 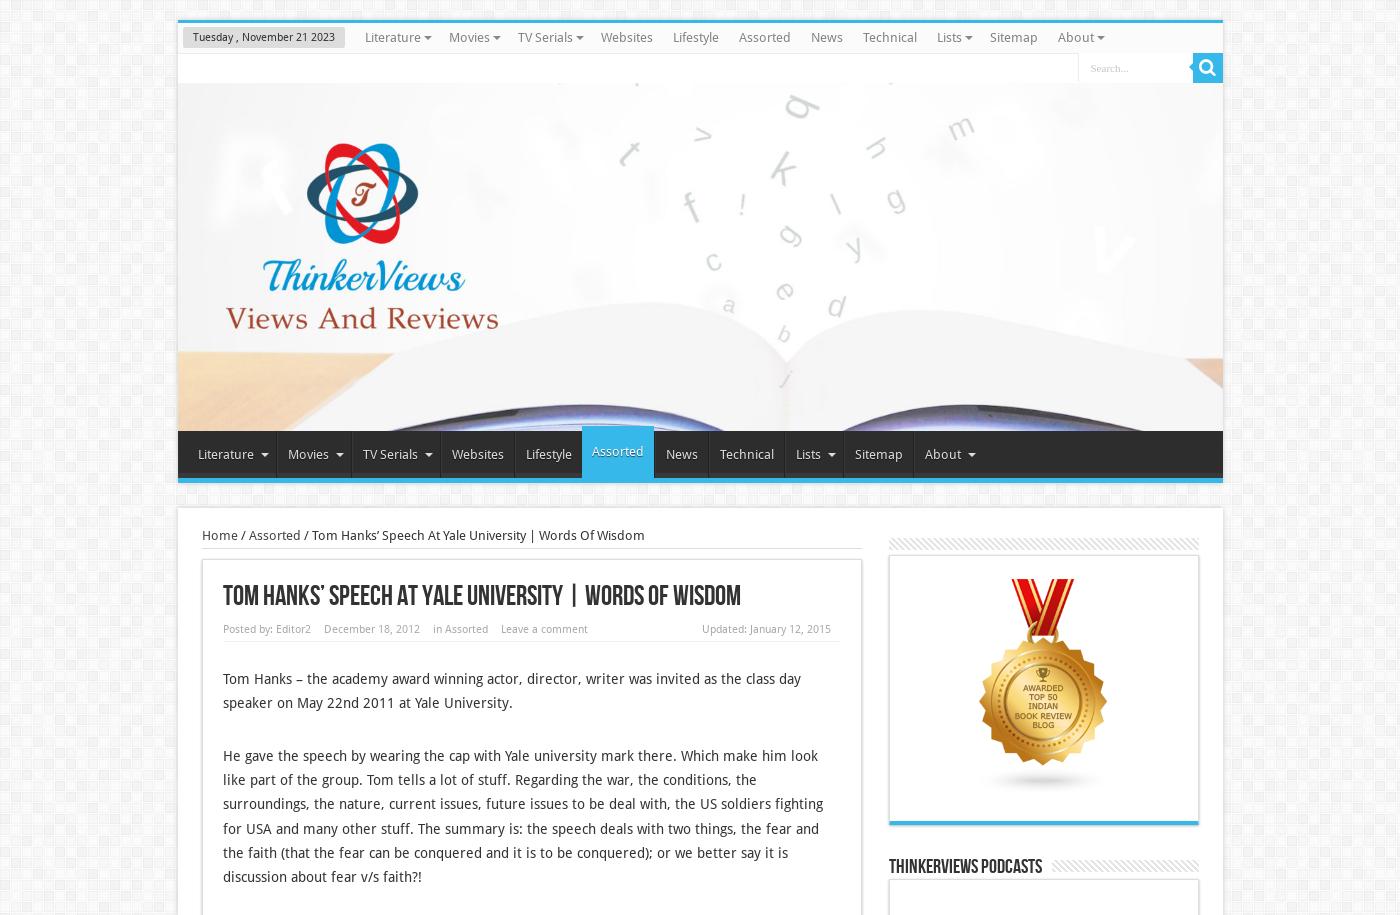 What do you see at coordinates (292, 629) in the screenshot?
I see `'Editor2'` at bounding box center [292, 629].